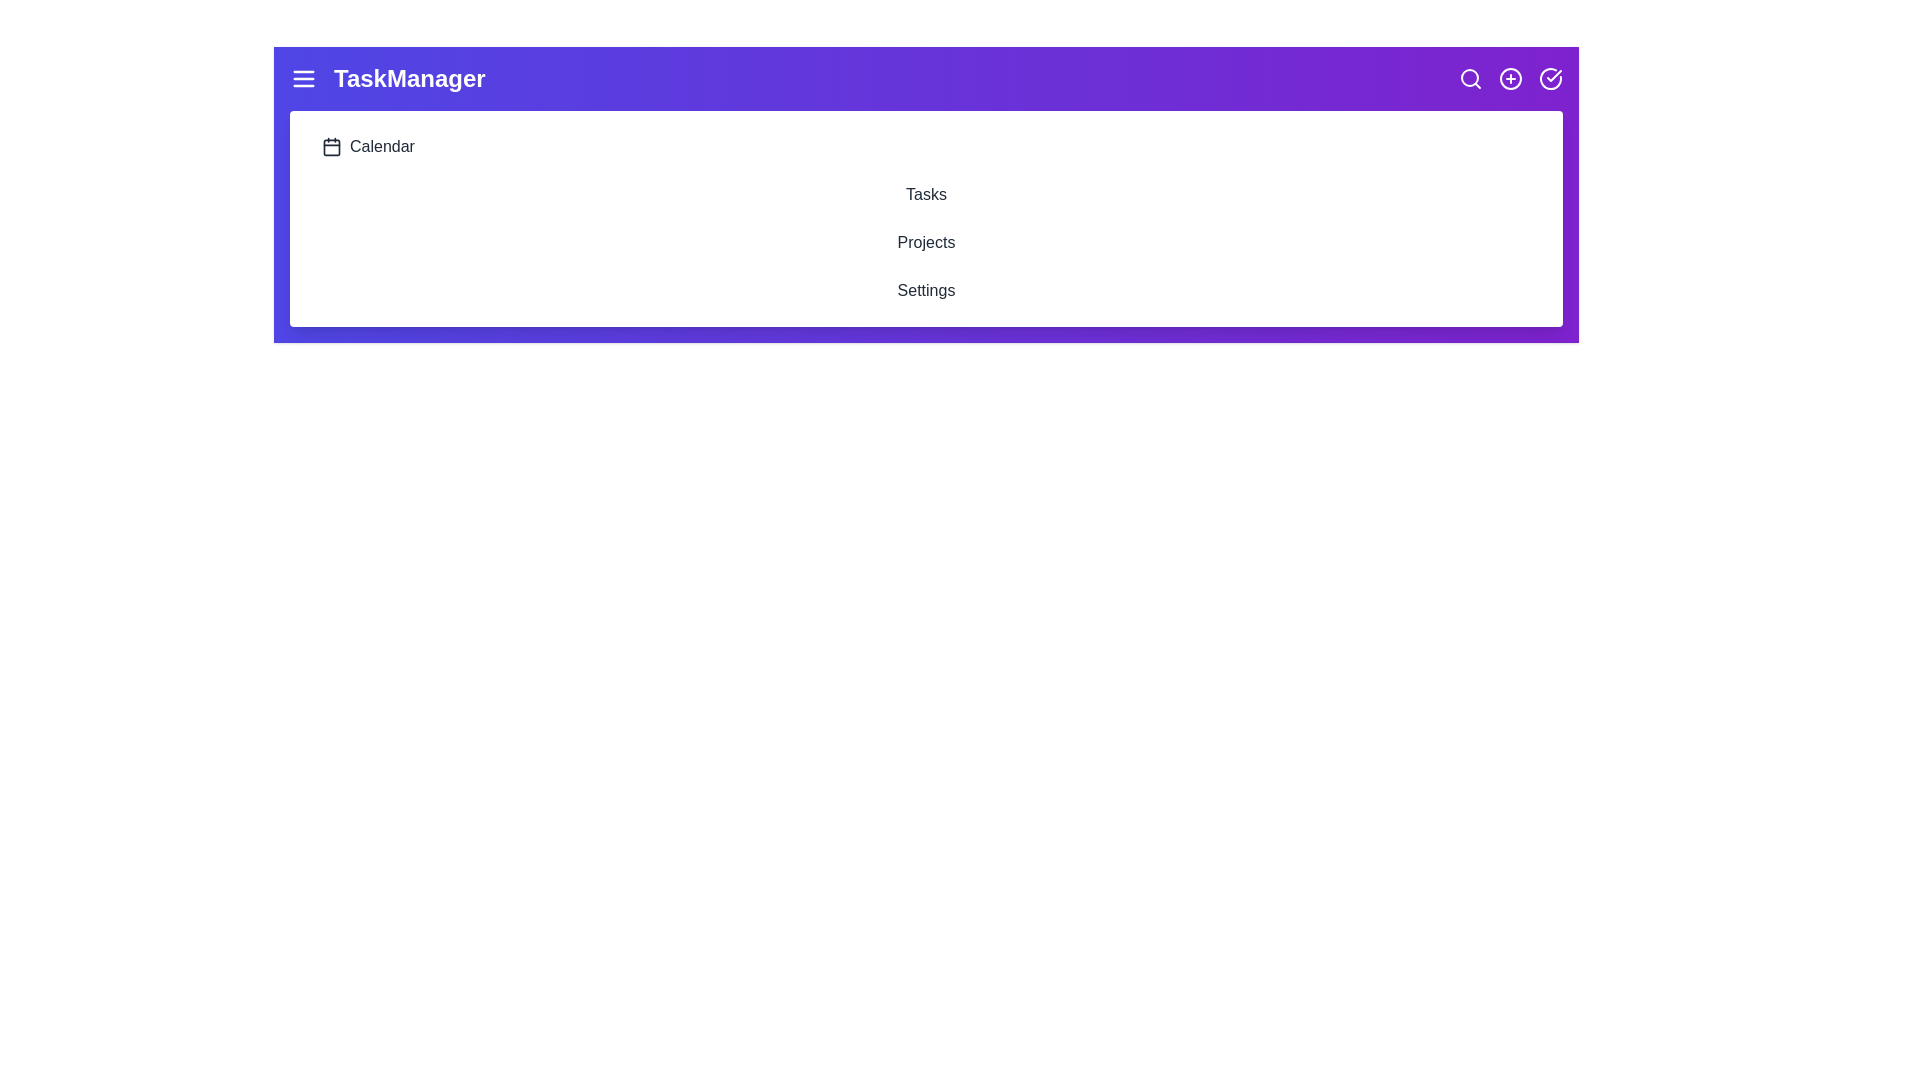  Describe the element at coordinates (1511, 77) in the screenshot. I see `the plus circle icon to add a new item` at that location.